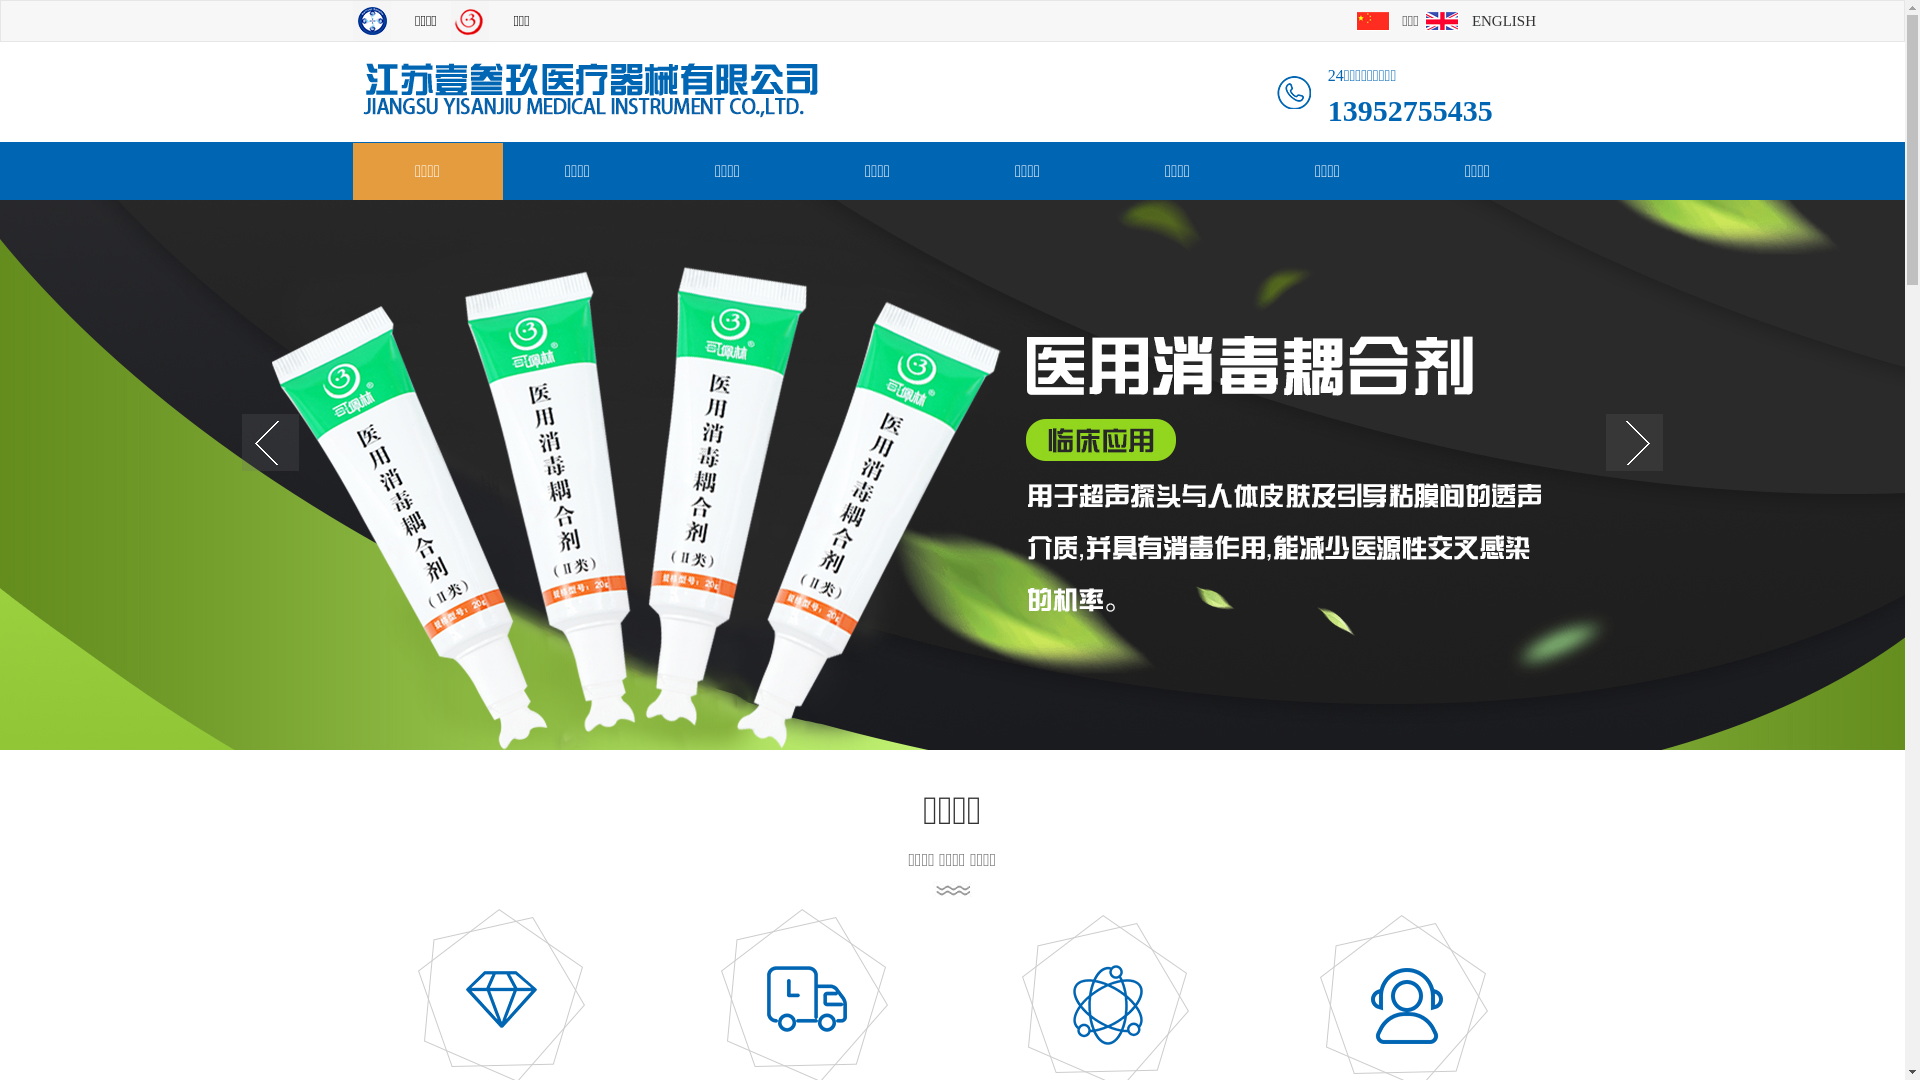 Image resolution: width=1920 pixels, height=1080 pixels. Describe the element at coordinates (1634, 443) in the screenshot. I see `'next'` at that location.